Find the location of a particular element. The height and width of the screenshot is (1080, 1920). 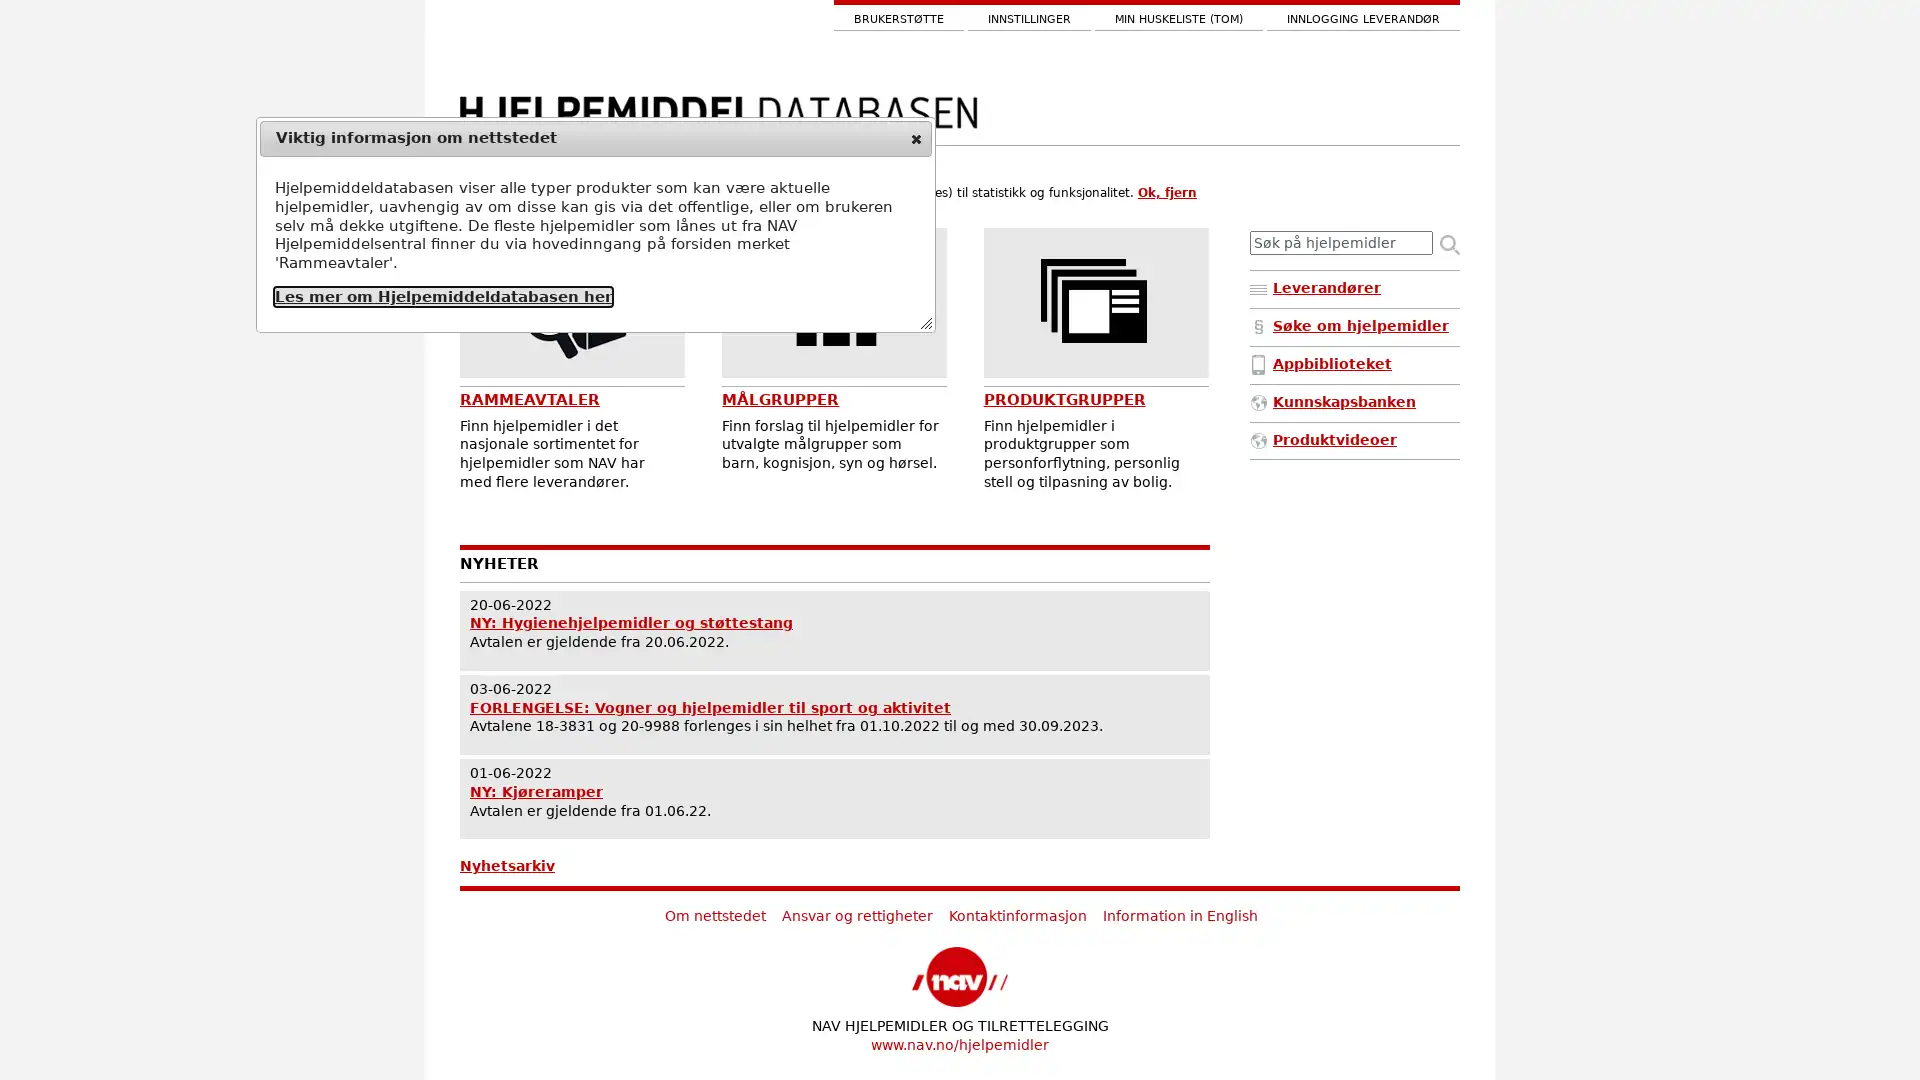

Sk is located at coordinates (1449, 242).